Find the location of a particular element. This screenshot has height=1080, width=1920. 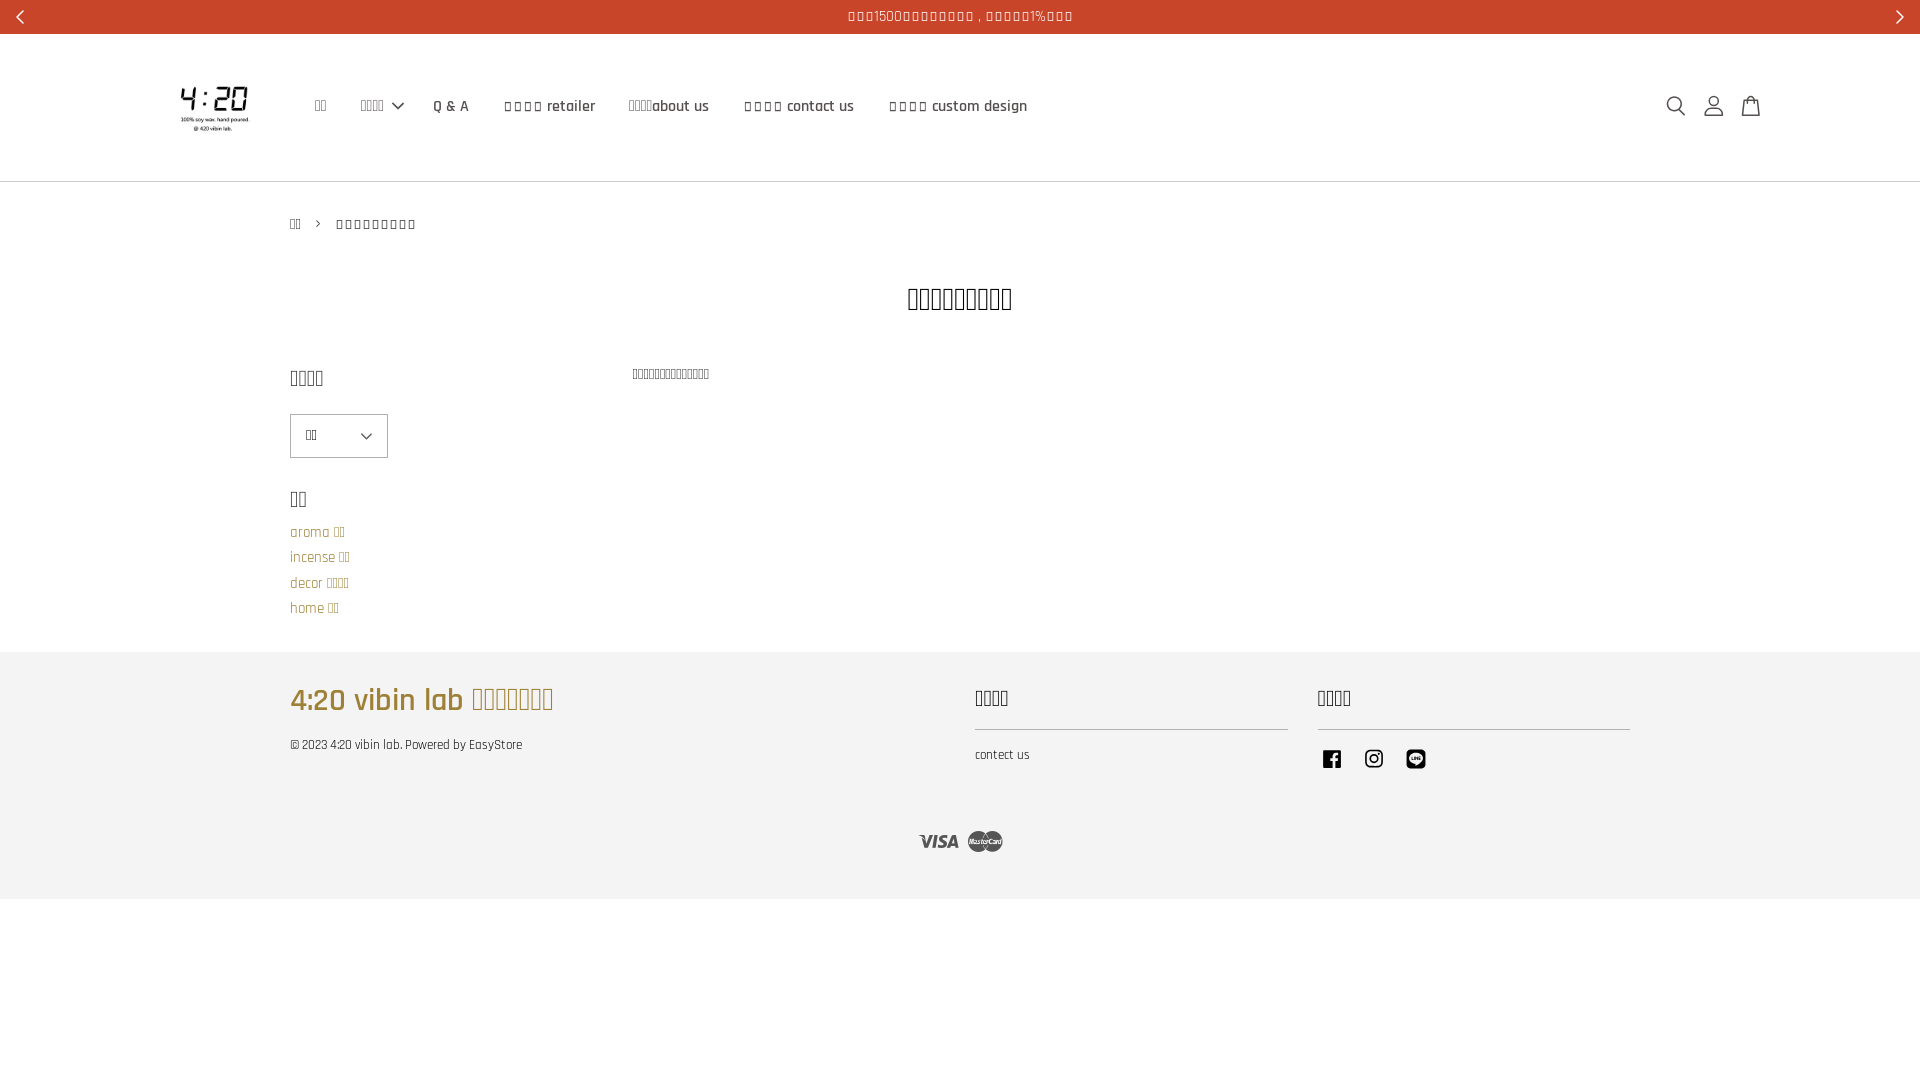

'icon-line is located at coordinates (1400, 767).